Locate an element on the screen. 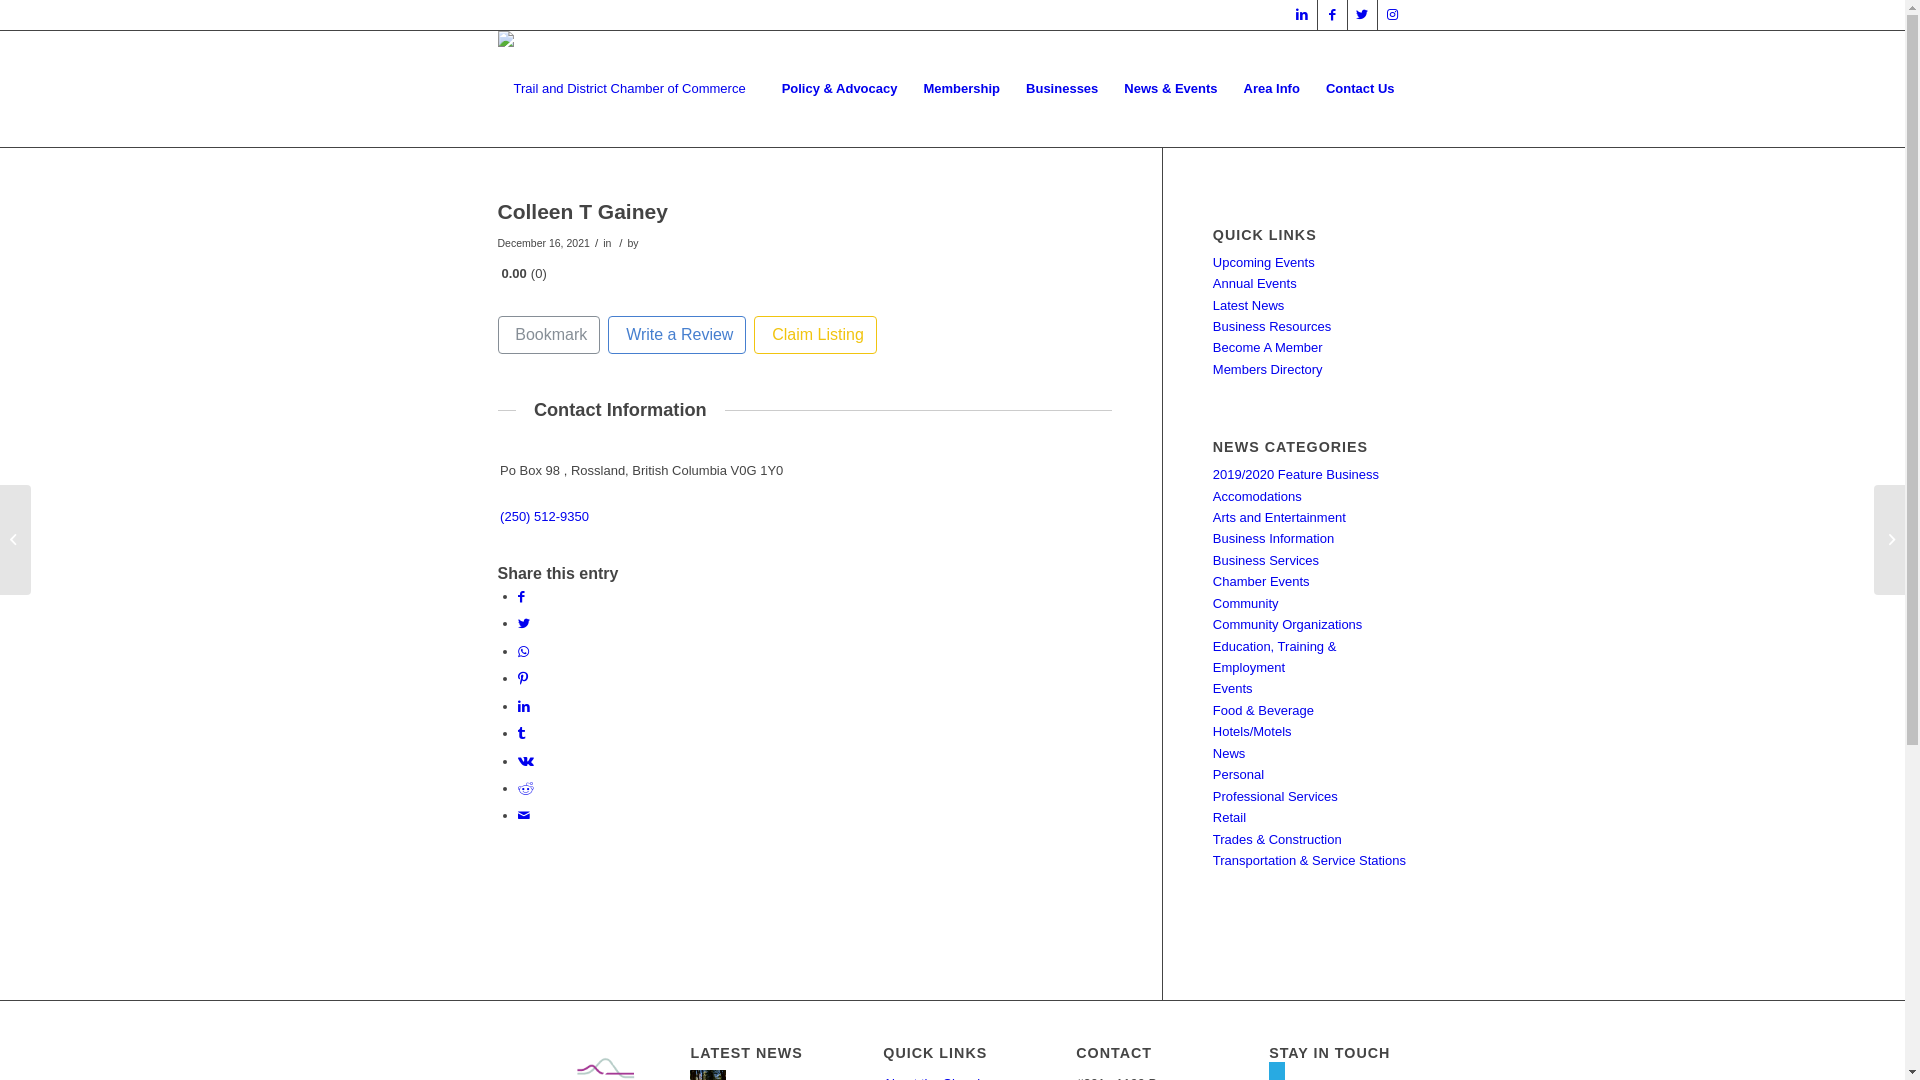 The width and height of the screenshot is (1920, 1080). 'Membership' is located at coordinates (961, 87).